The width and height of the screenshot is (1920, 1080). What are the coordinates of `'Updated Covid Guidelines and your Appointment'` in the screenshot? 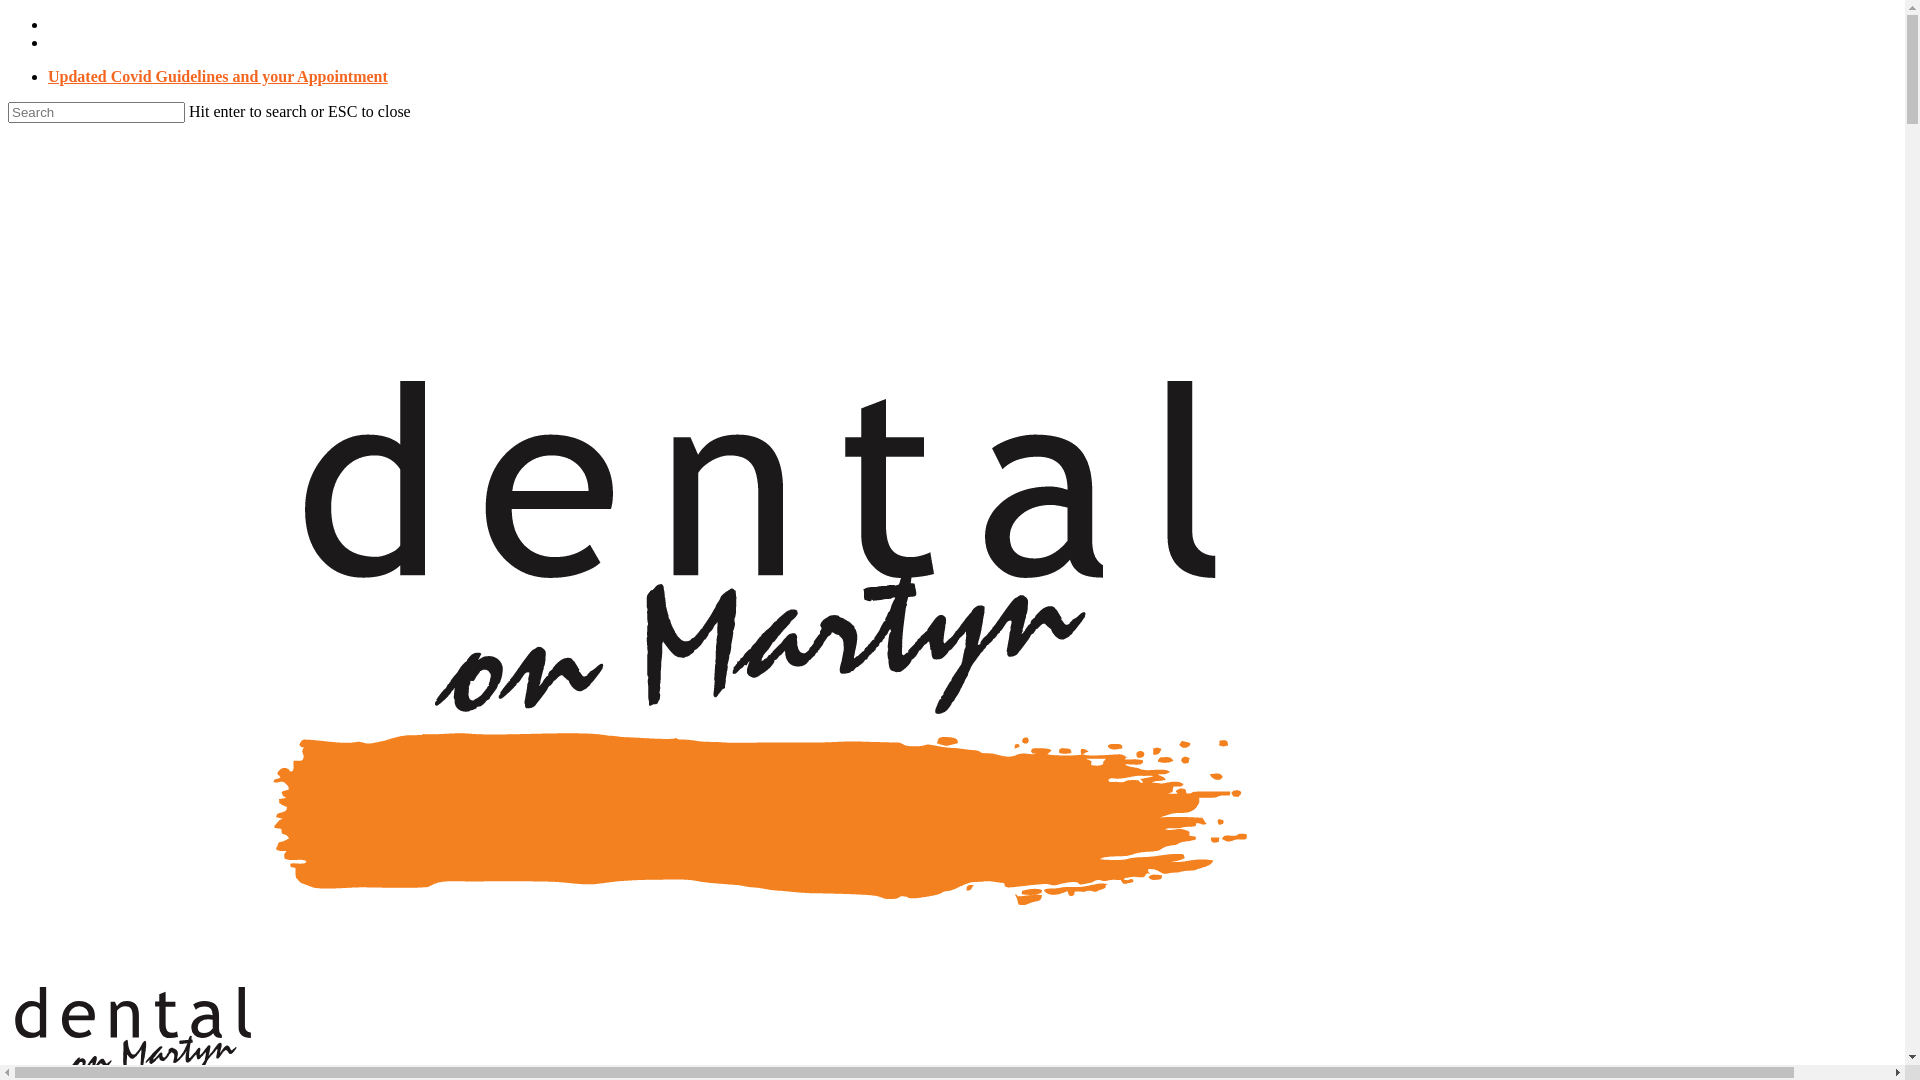 It's located at (217, 75).